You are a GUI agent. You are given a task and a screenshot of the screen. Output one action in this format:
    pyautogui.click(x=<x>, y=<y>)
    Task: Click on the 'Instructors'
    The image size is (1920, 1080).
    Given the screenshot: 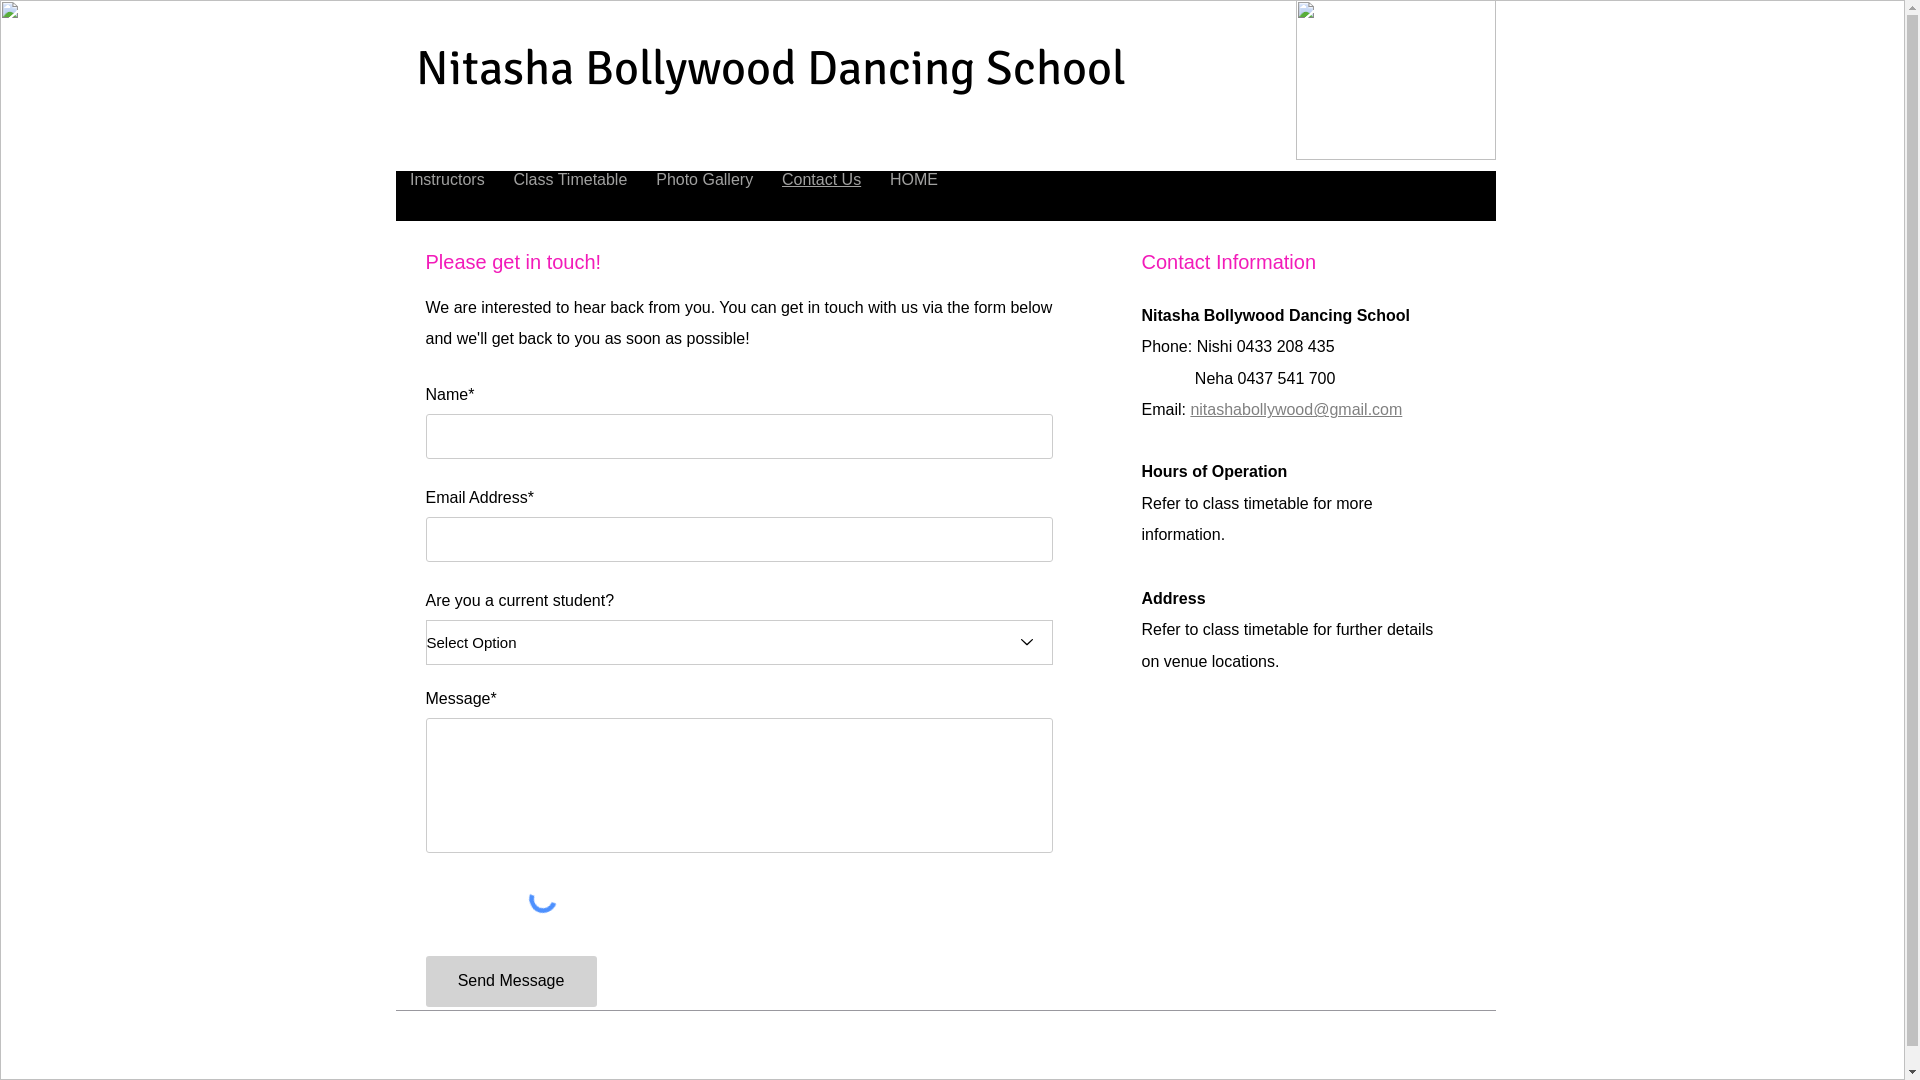 What is the action you would take?
    pyautogui.click(x=446, y=180)
    